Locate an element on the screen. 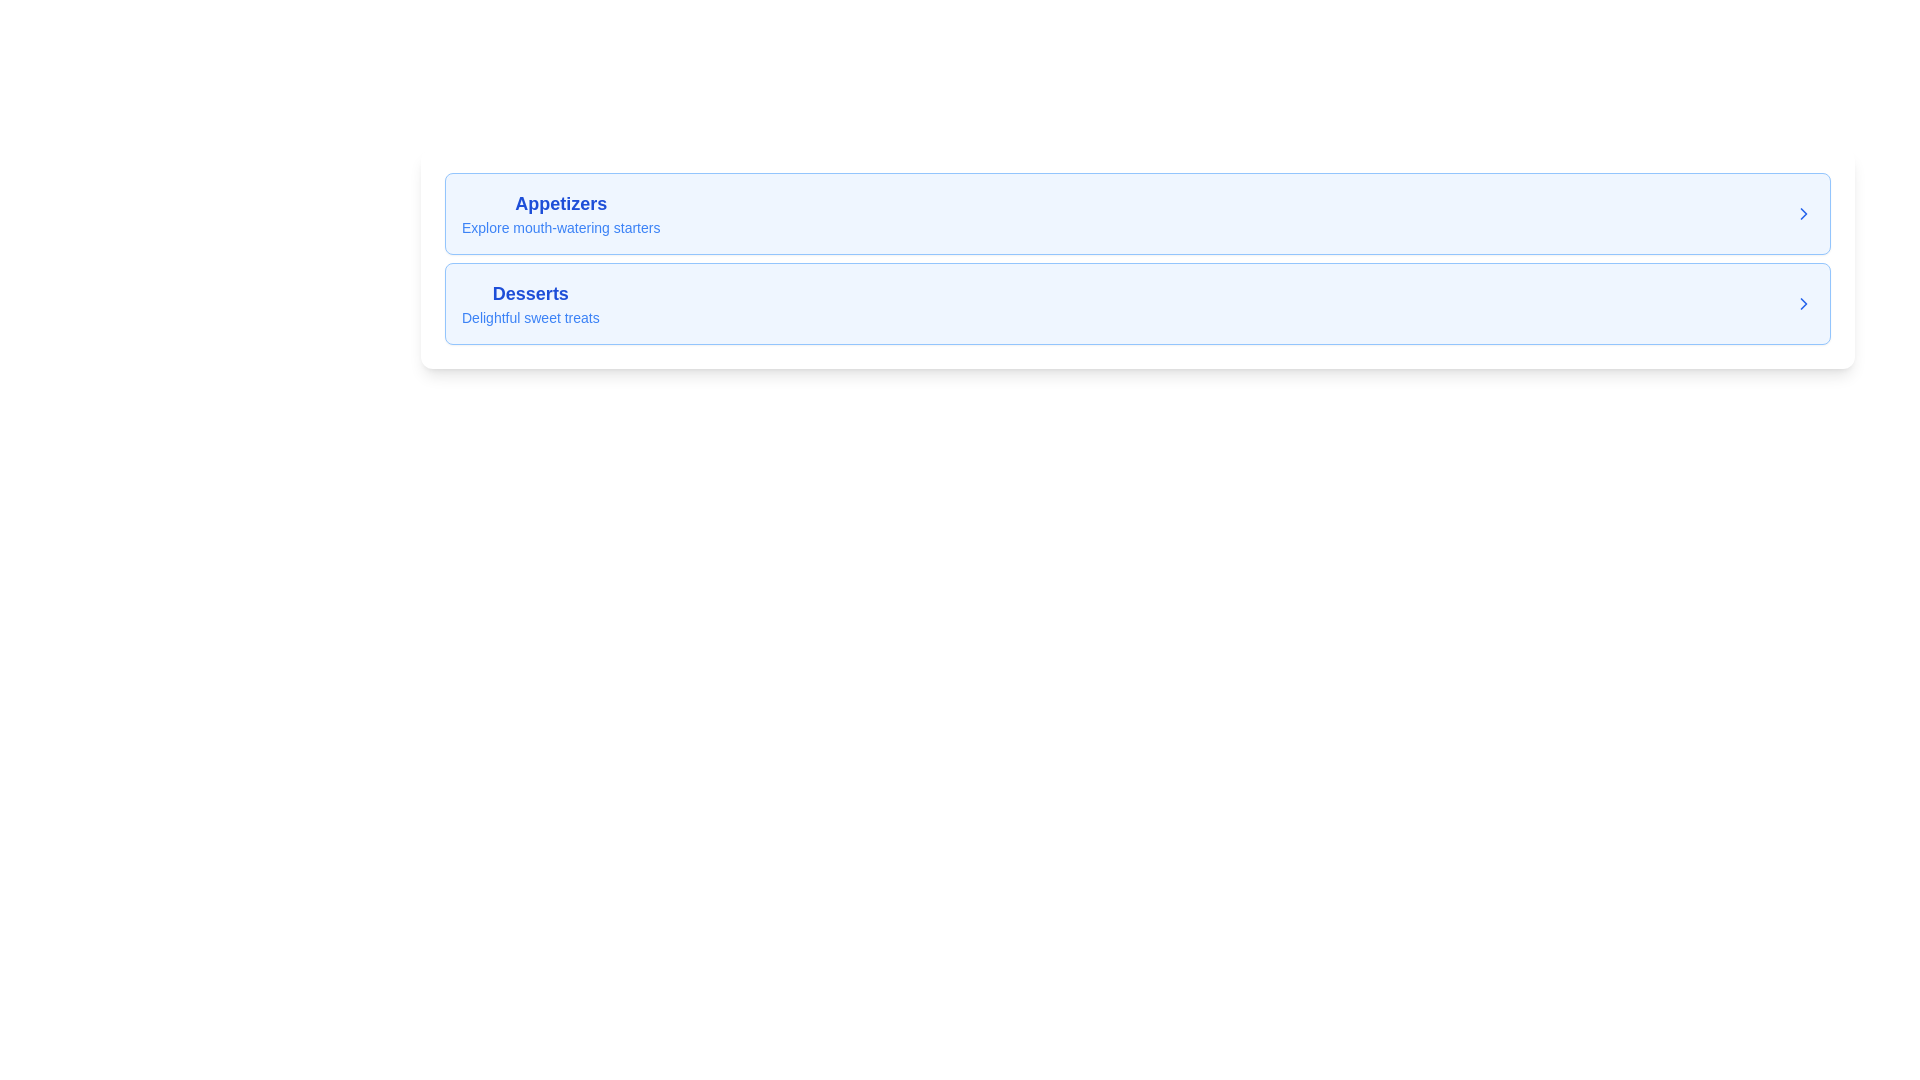 Image resolution: width=1920 pixels, height=1080 pixels. the second triangular arrow icon pointing to the right, located to the right of the menu option labeled 'Desserts' is located at coordinates (1804, 304).